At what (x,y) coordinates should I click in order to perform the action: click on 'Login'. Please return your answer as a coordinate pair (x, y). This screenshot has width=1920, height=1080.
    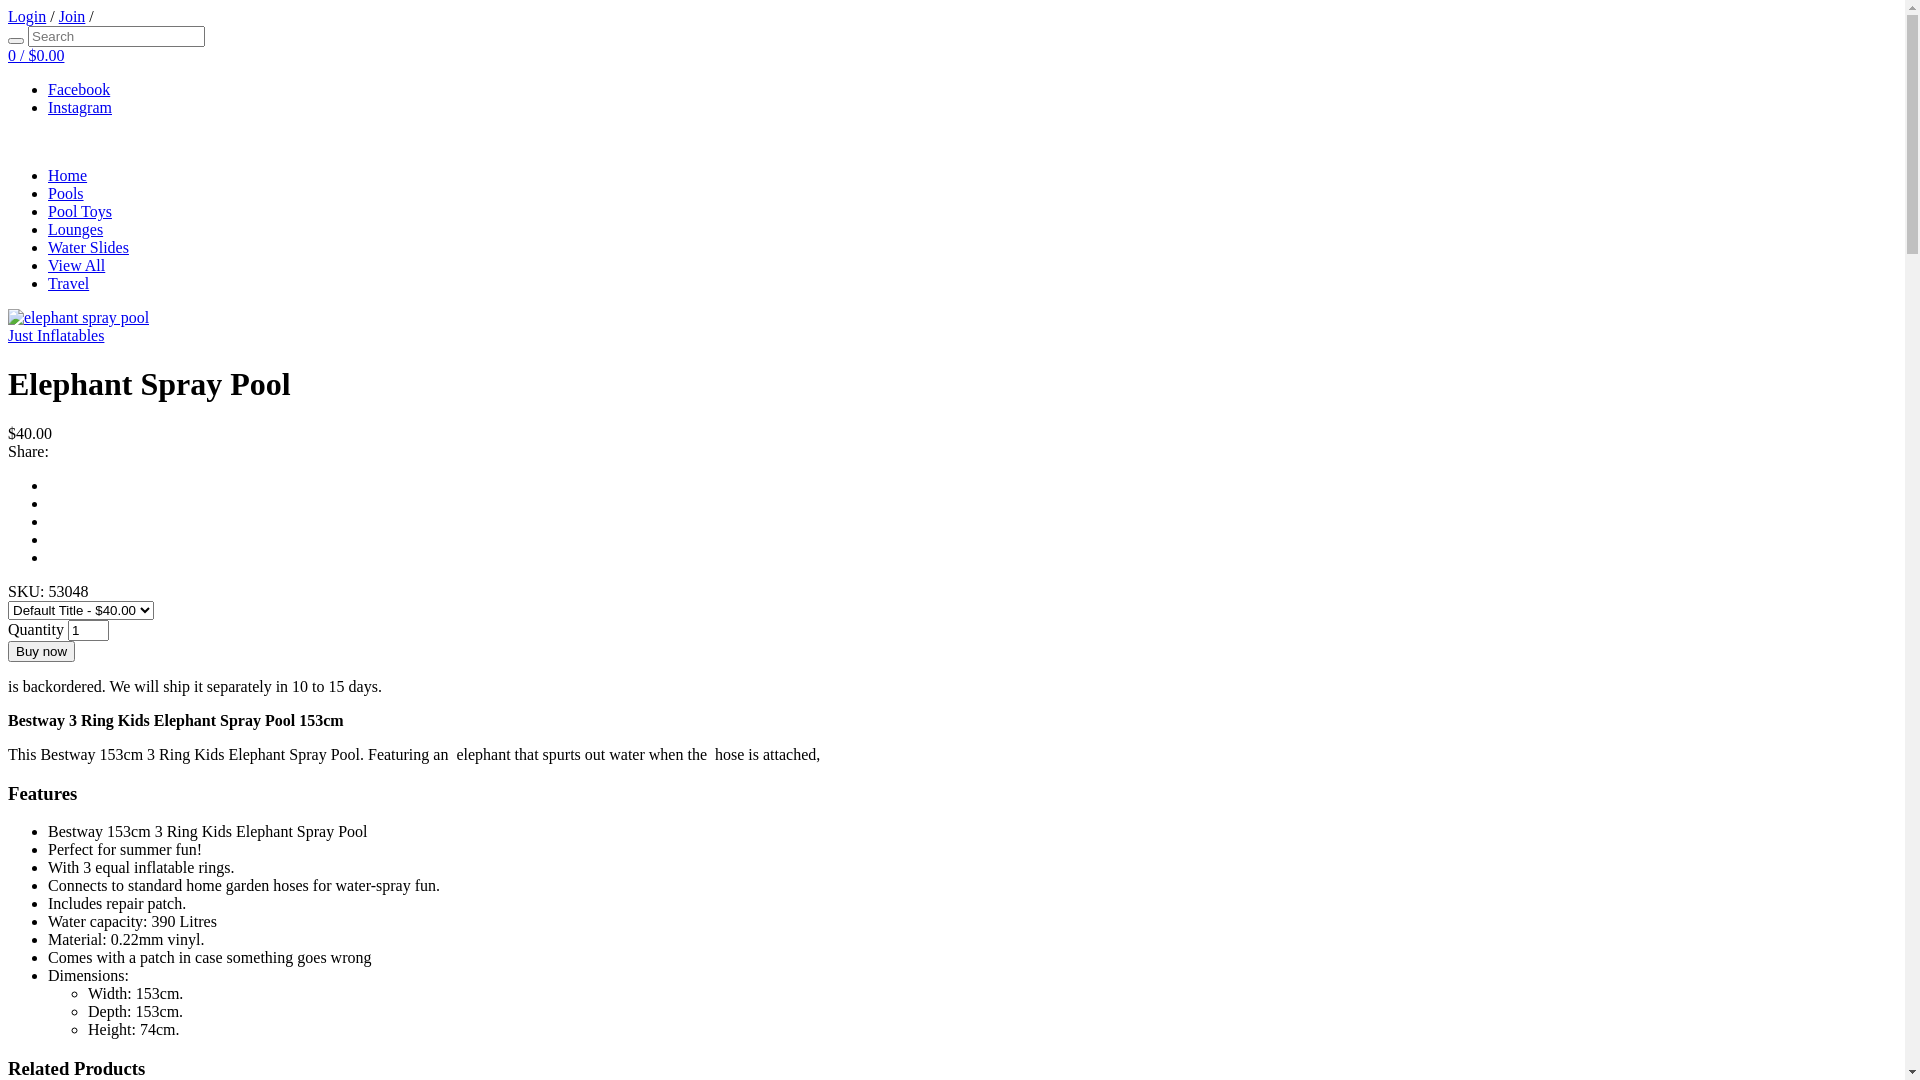
    Looking at the image, I should click on (27, 16).